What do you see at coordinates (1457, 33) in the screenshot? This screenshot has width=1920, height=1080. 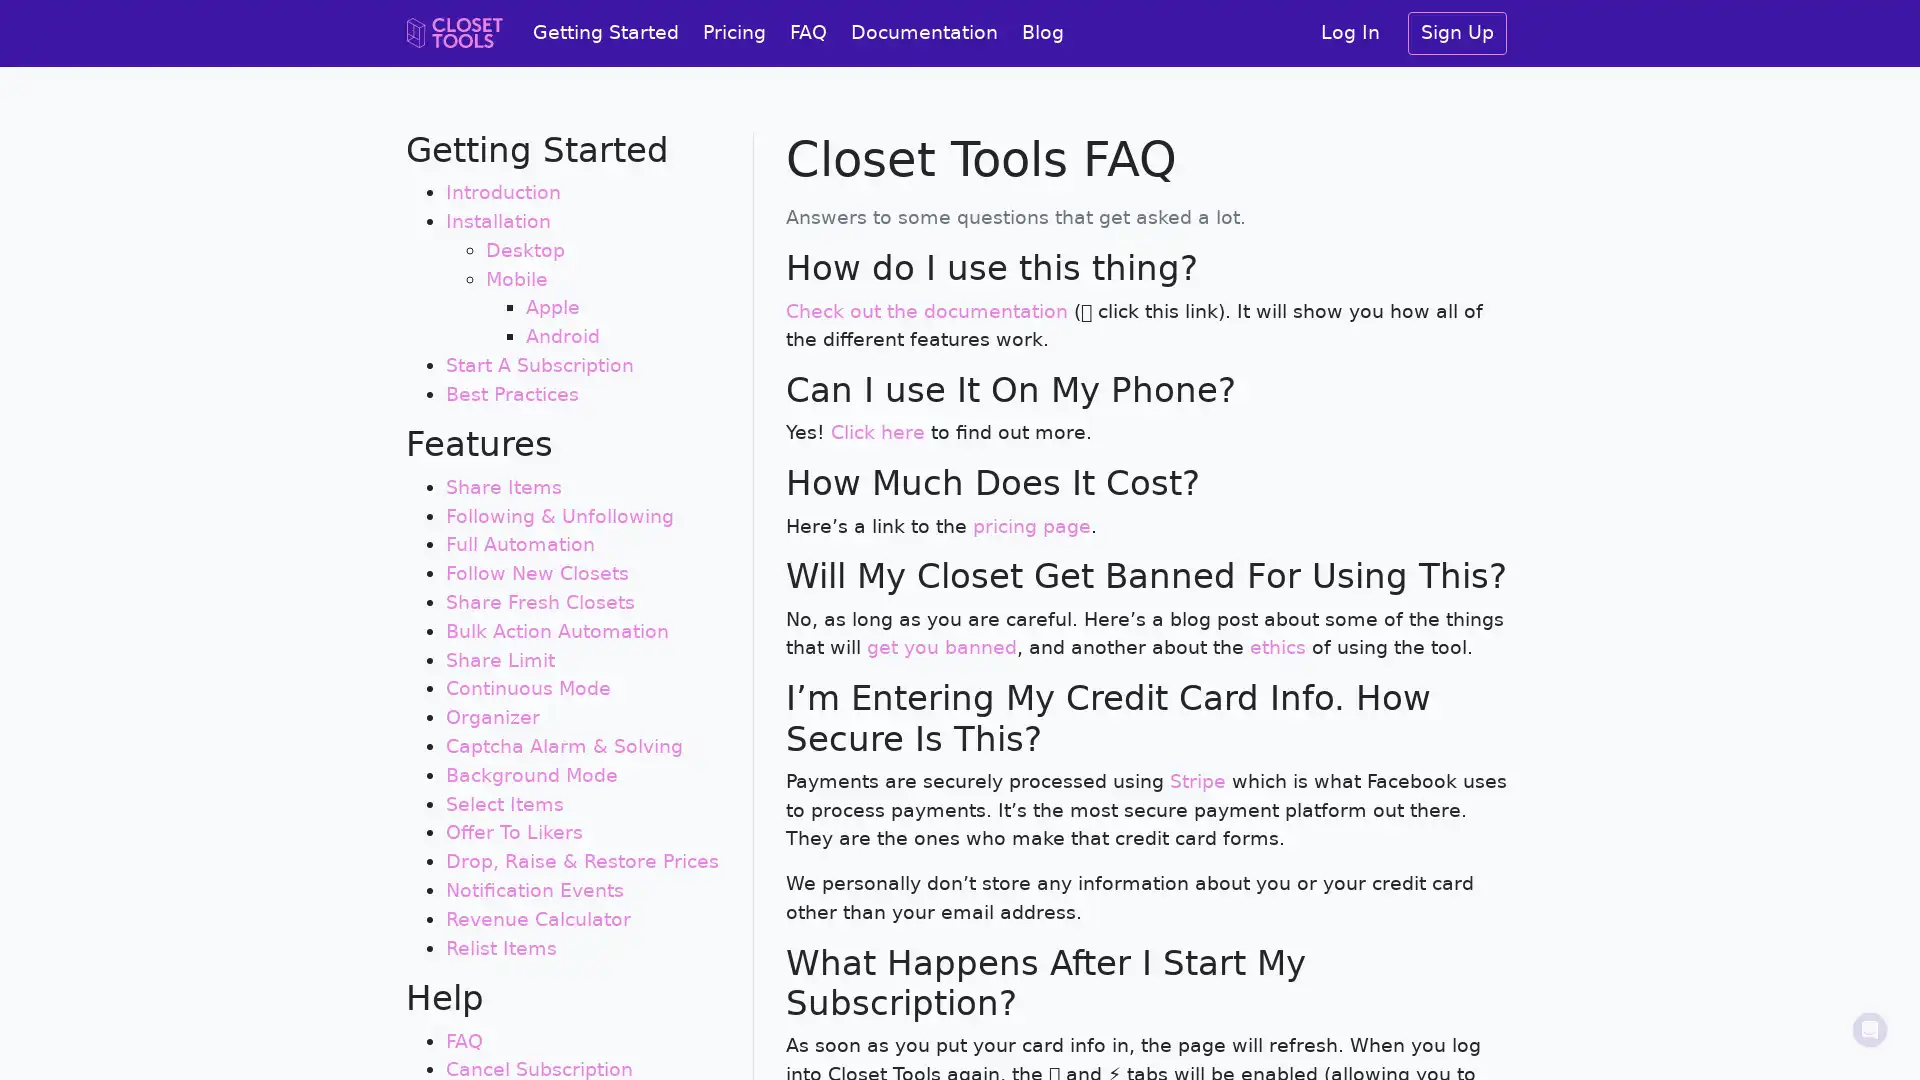 I see `Sign Up` at bounding box center [1457, 33].